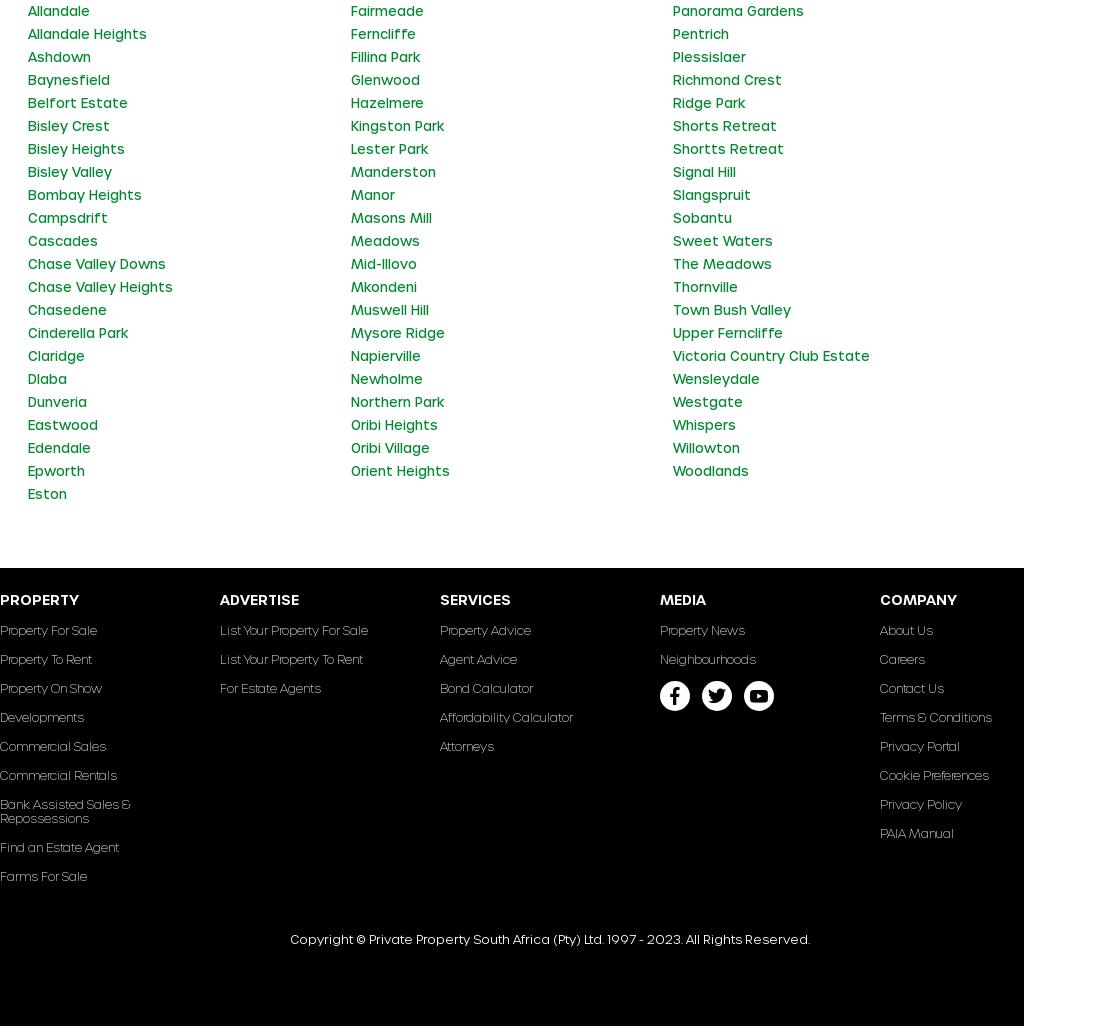 The width and height of the screenshot is (1100, 1026). What do you see at coordinates (383, 261) in the screenshot?
I see `'Mid-Illovo'` at bounding box center [383, 261].